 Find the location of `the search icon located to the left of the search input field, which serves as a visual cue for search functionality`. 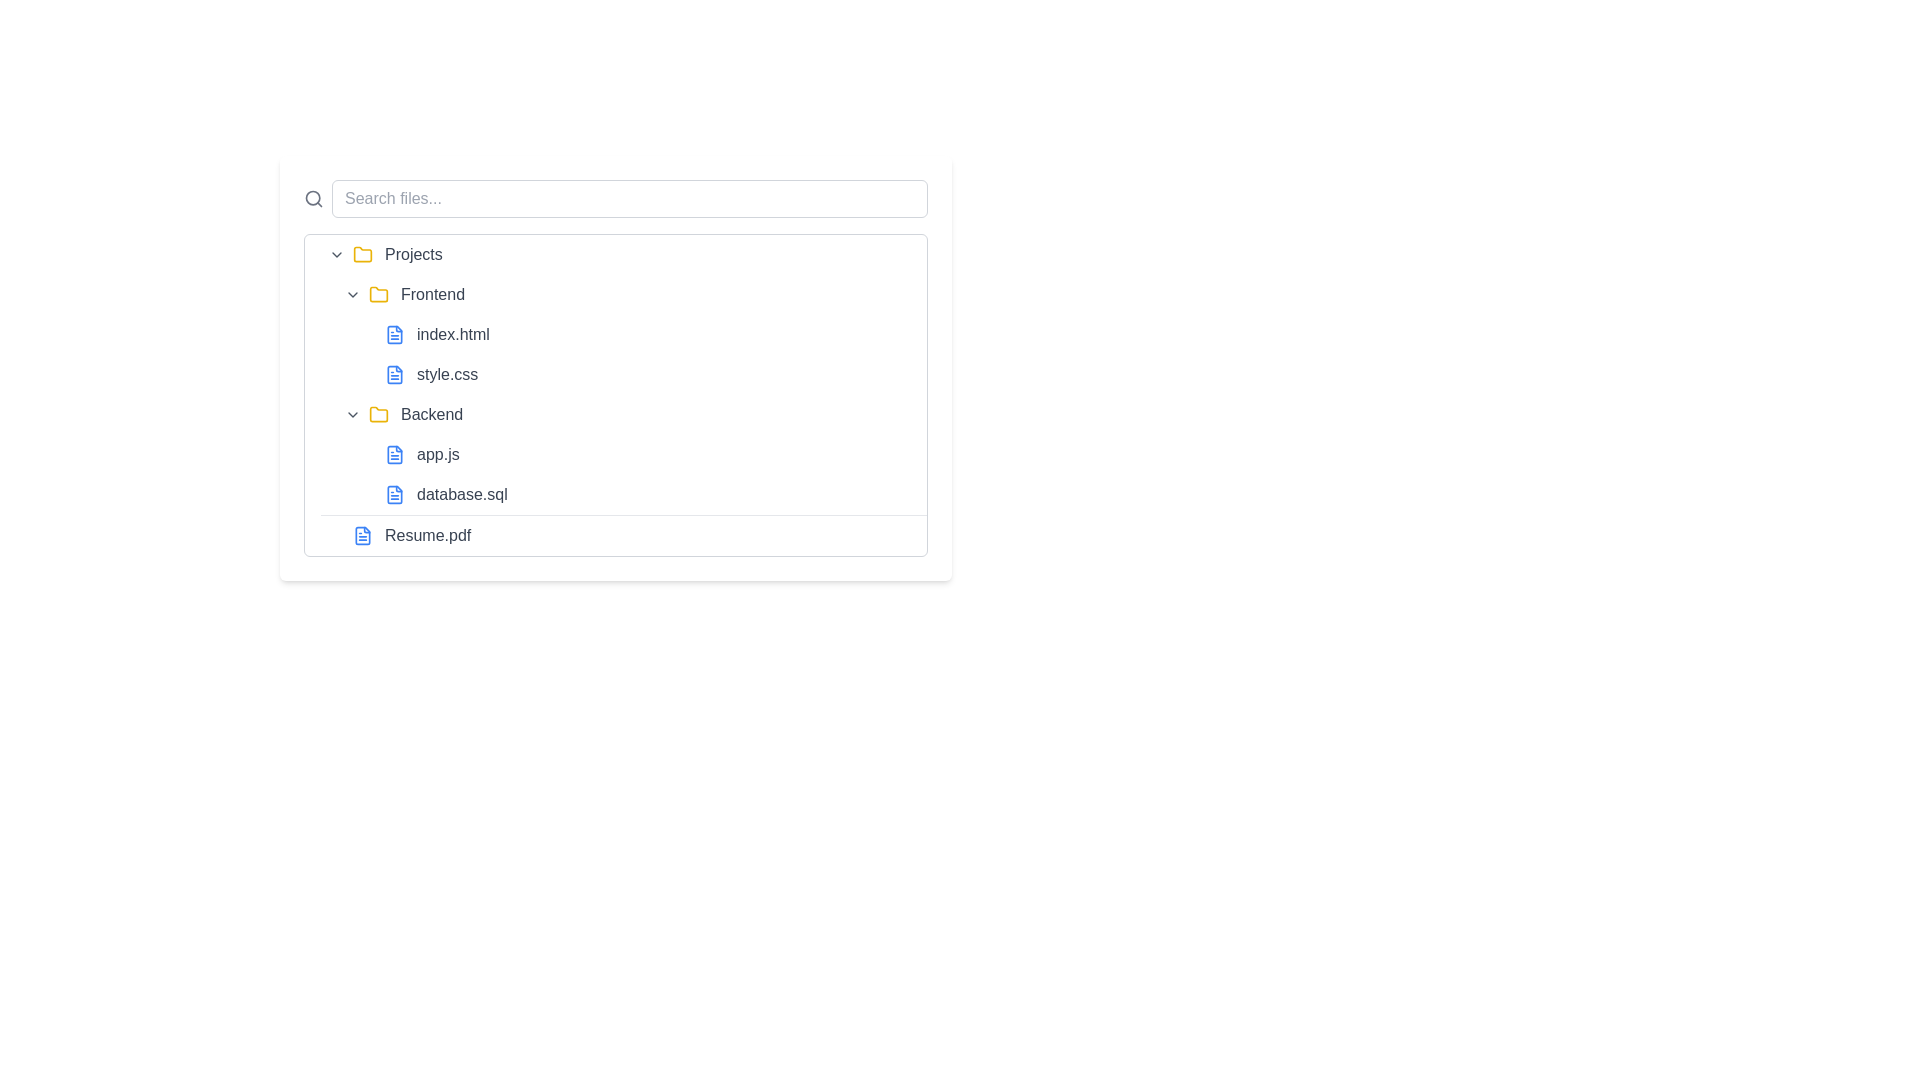

the search icon located to the left of the search input field, which serves as a visual cue for search functionality is located at coordinates (312, 199).